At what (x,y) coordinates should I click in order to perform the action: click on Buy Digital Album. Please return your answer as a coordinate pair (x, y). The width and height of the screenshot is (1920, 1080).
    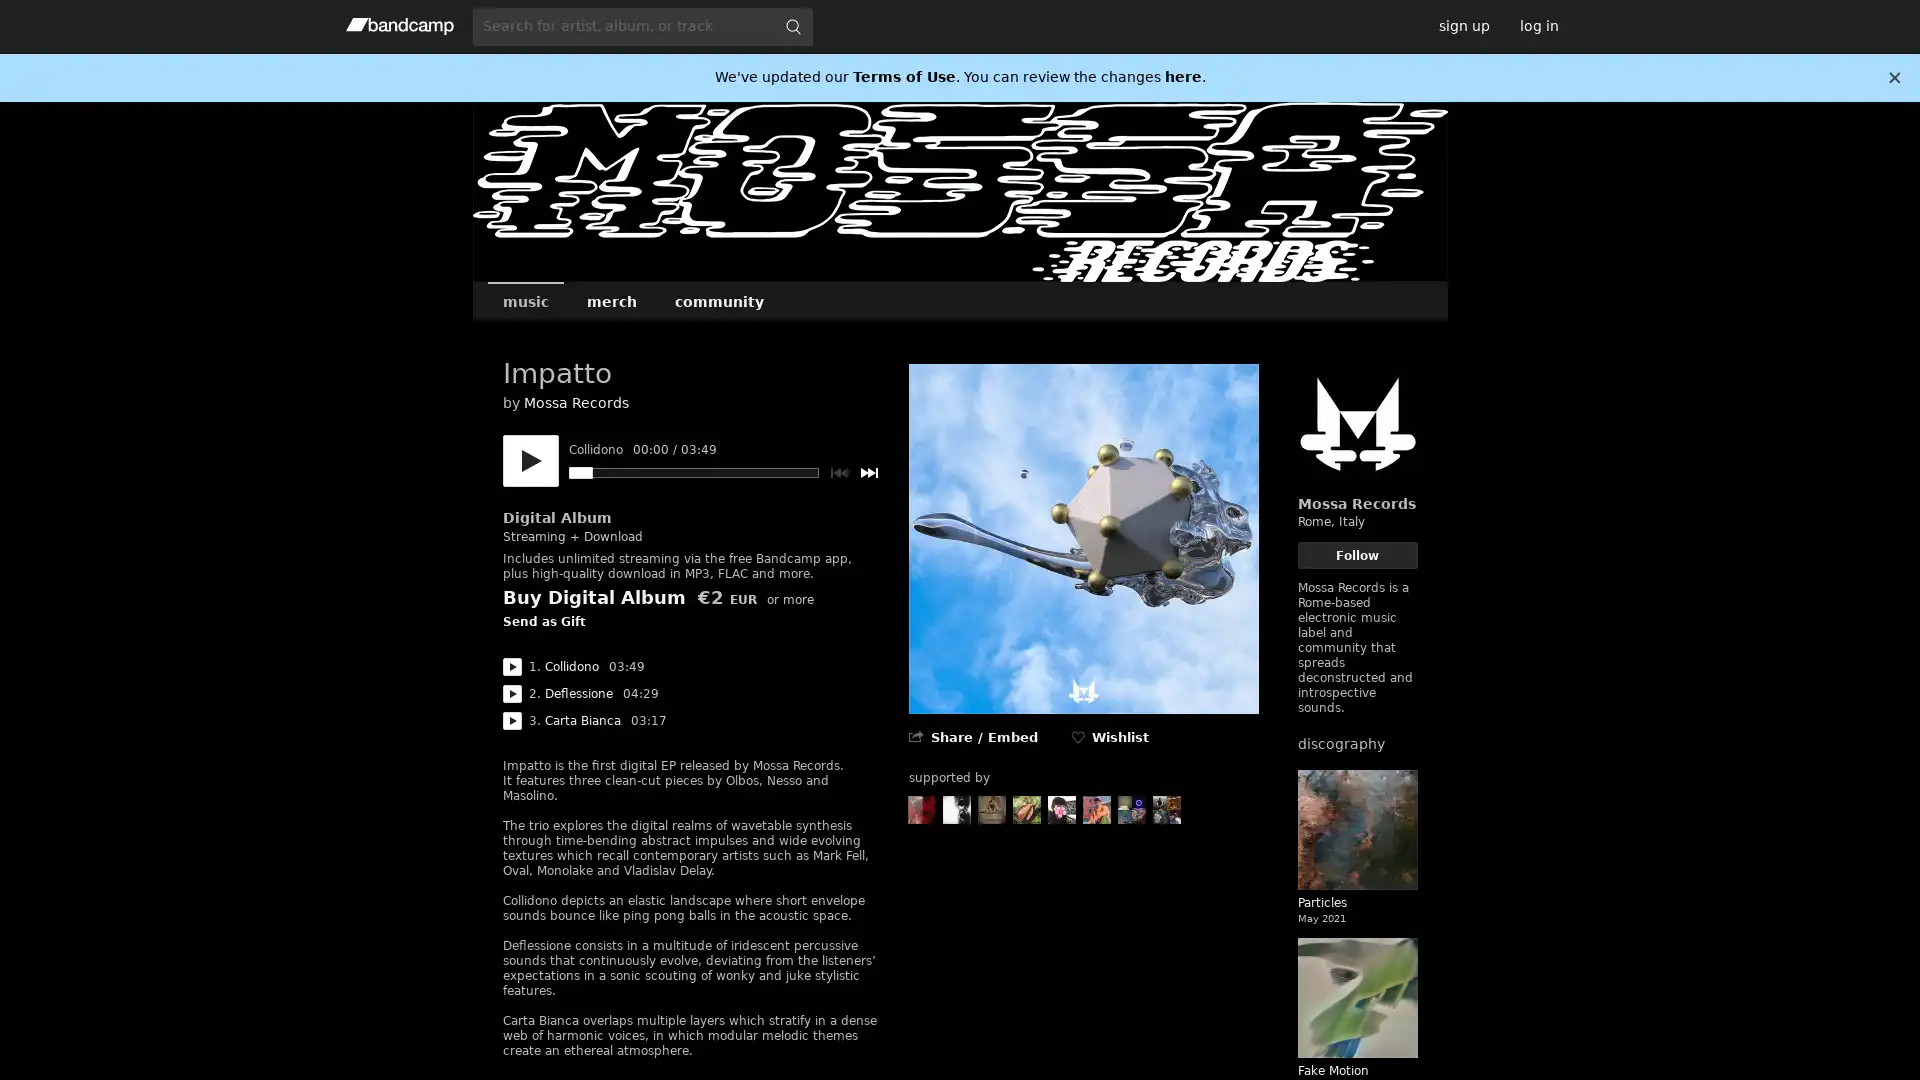
    Looking at the image, I should click on (592, 596).